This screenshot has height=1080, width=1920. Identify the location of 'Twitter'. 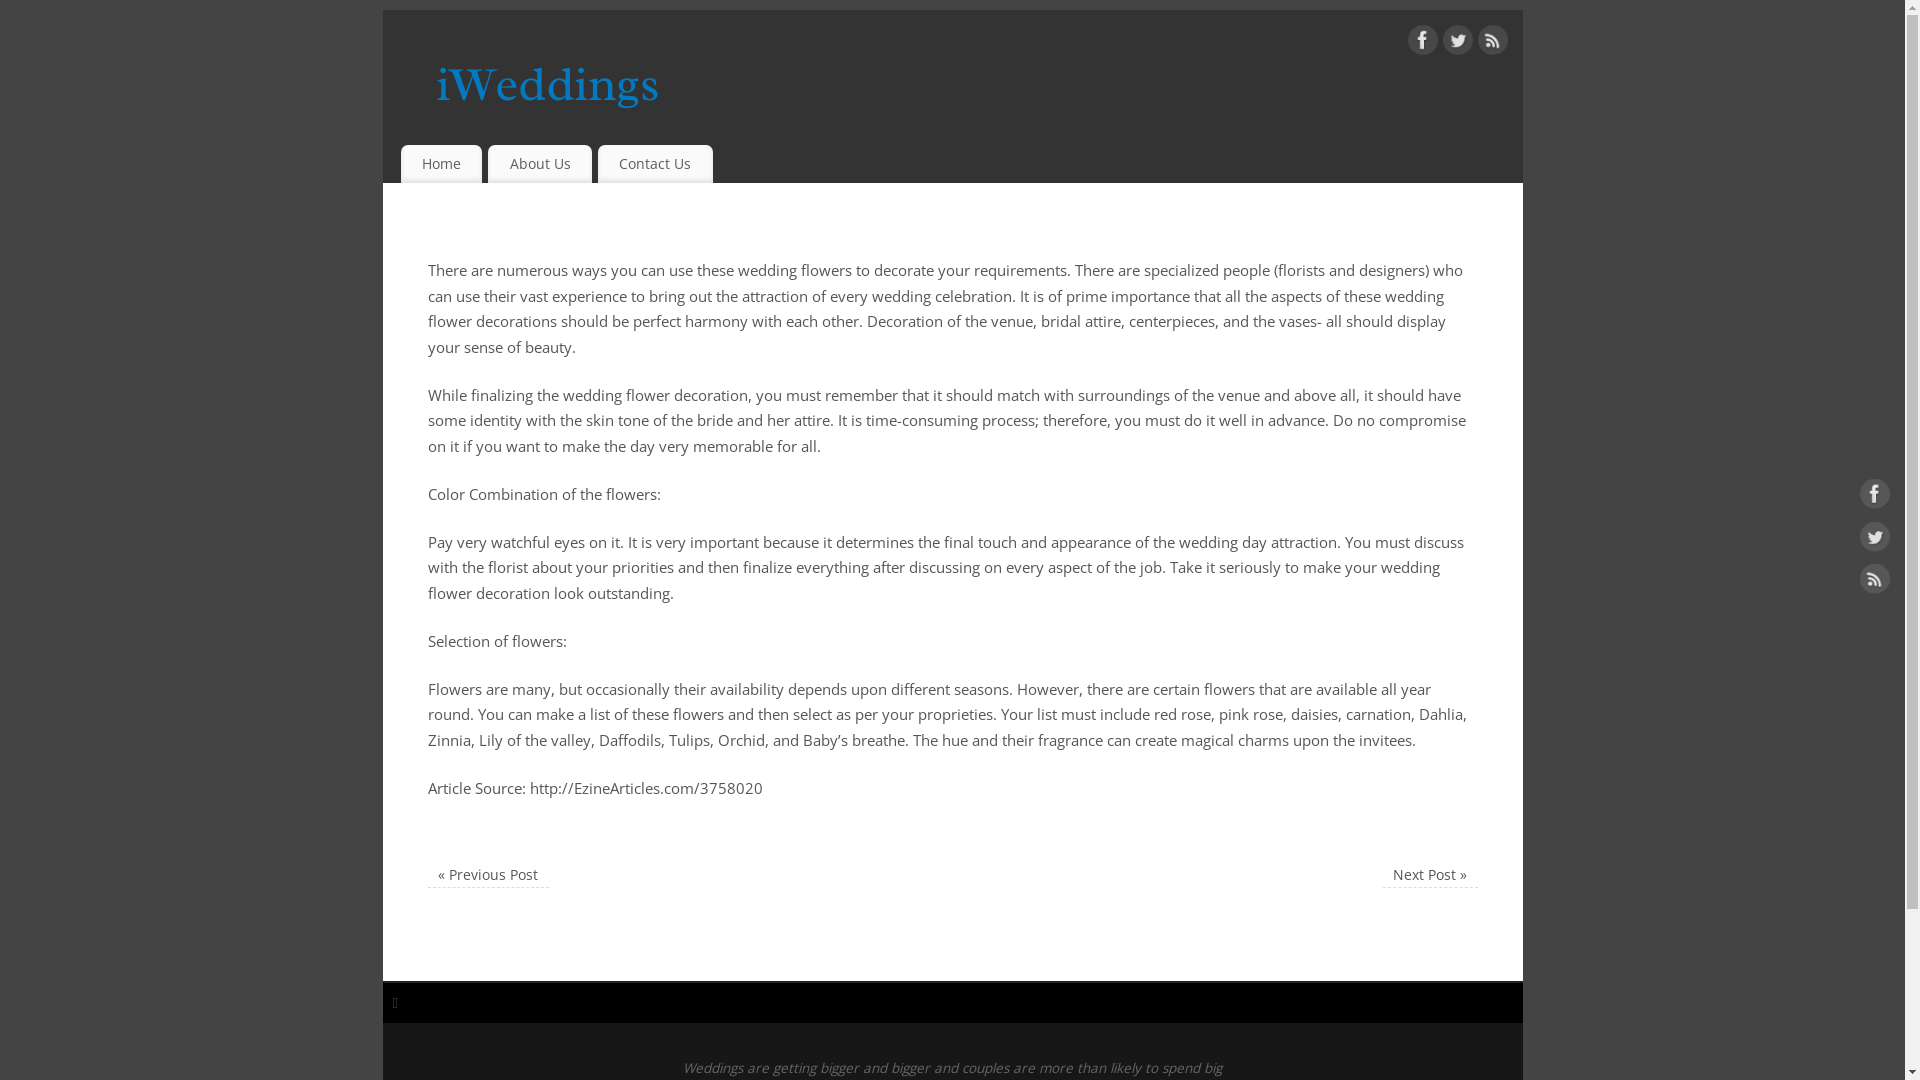
(1441, 43).